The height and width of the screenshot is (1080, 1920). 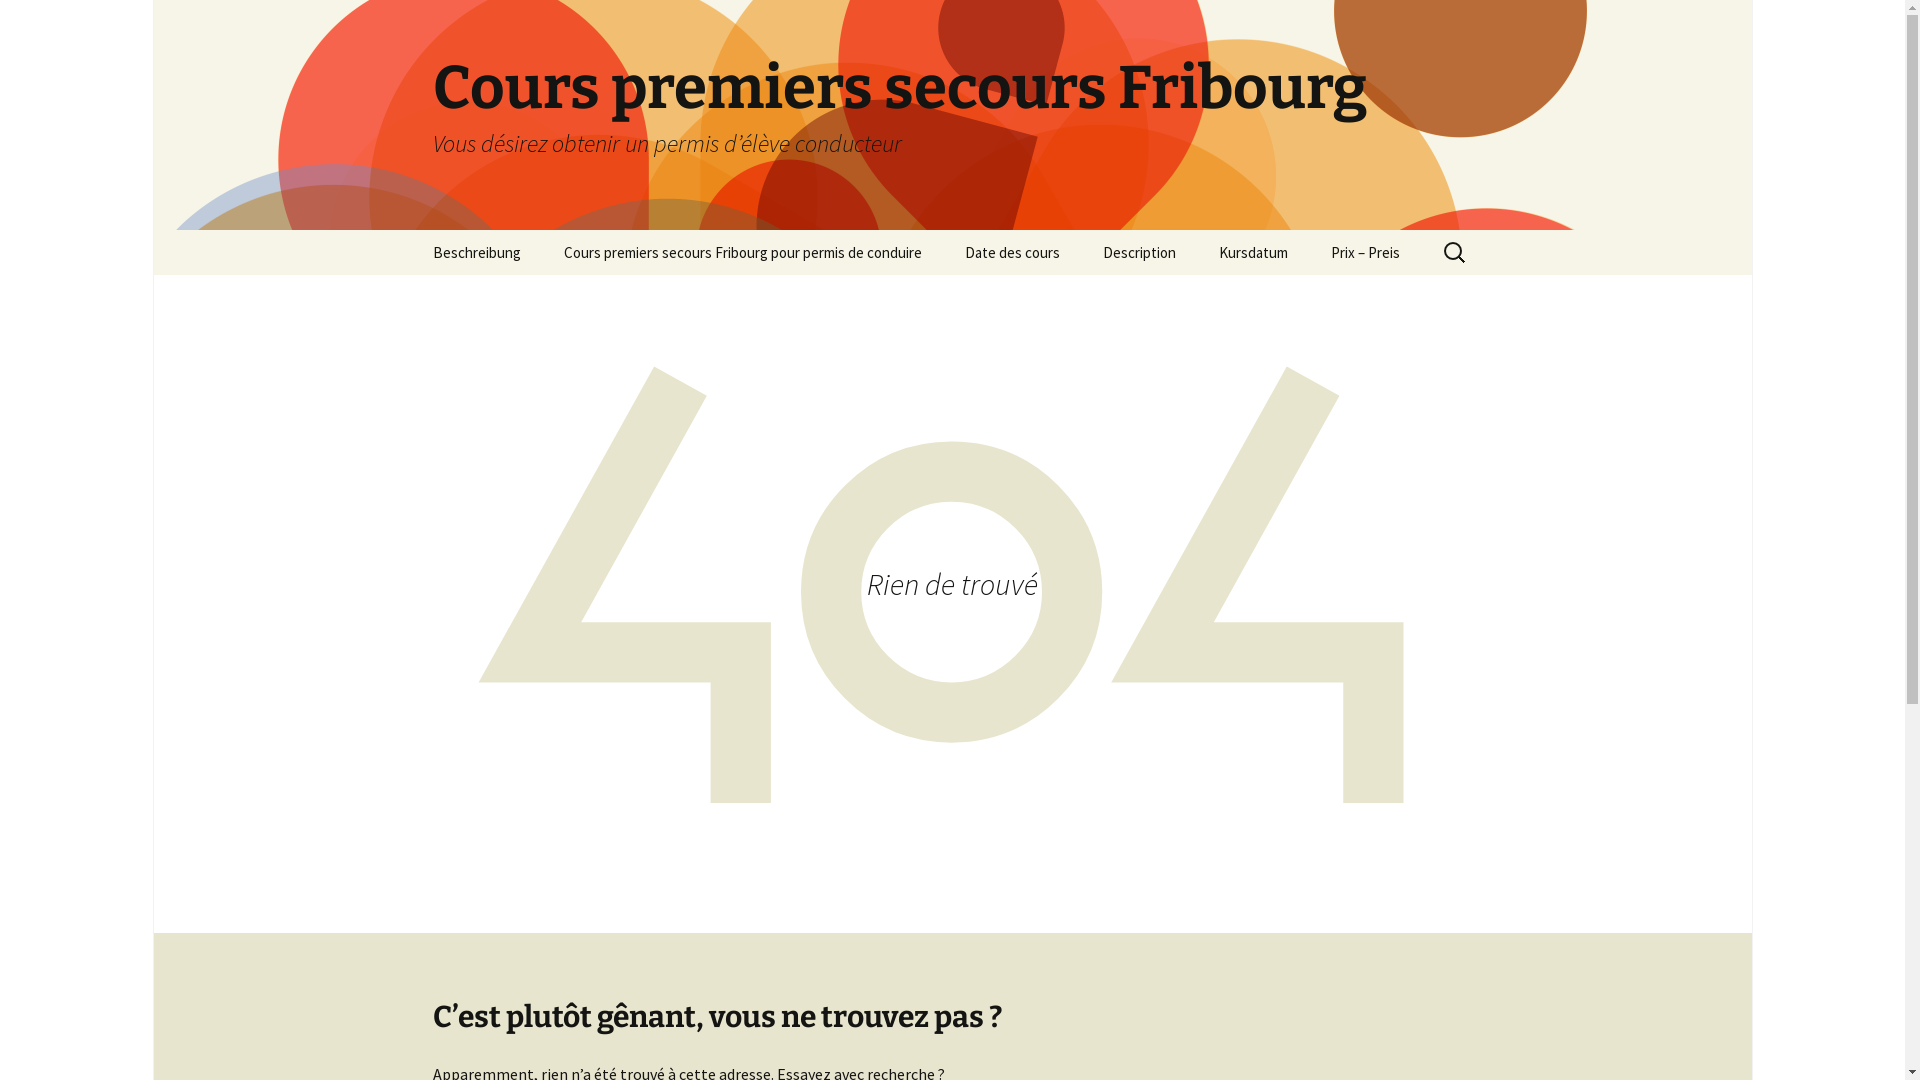 I want to click on 'Description', so click(x=1138, y=251).